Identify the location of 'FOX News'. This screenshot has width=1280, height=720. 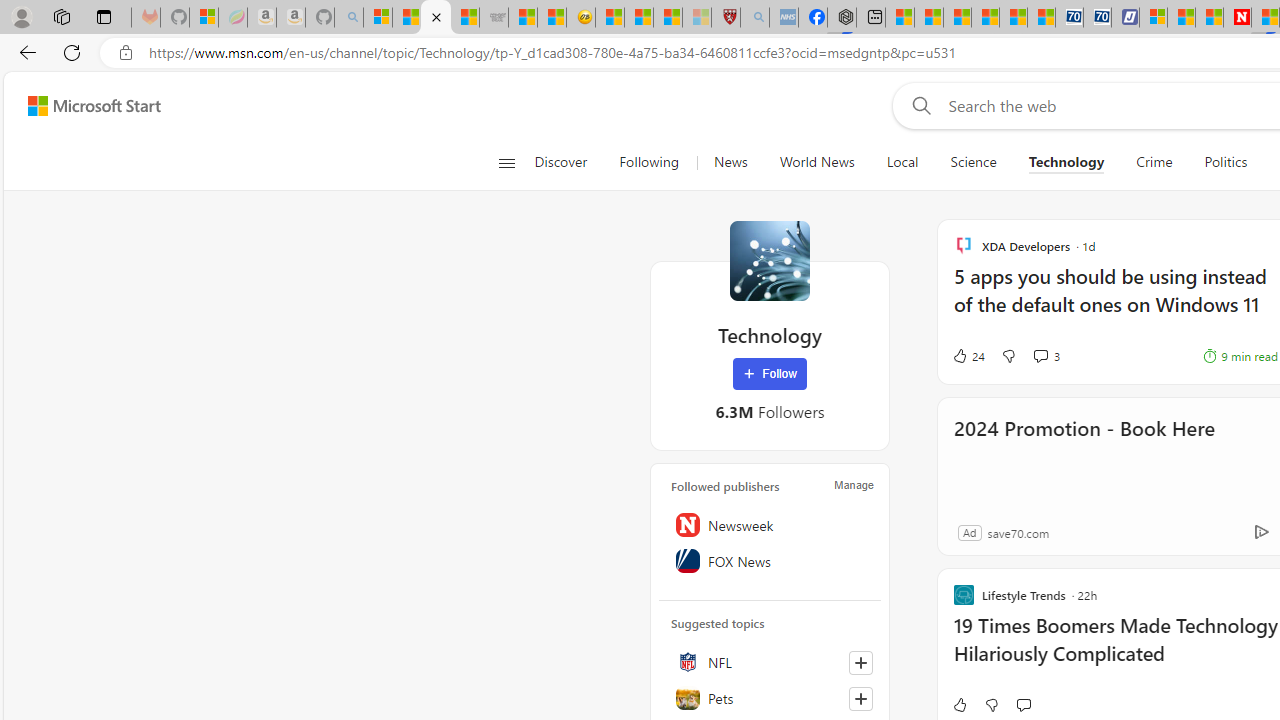
(769, 561).